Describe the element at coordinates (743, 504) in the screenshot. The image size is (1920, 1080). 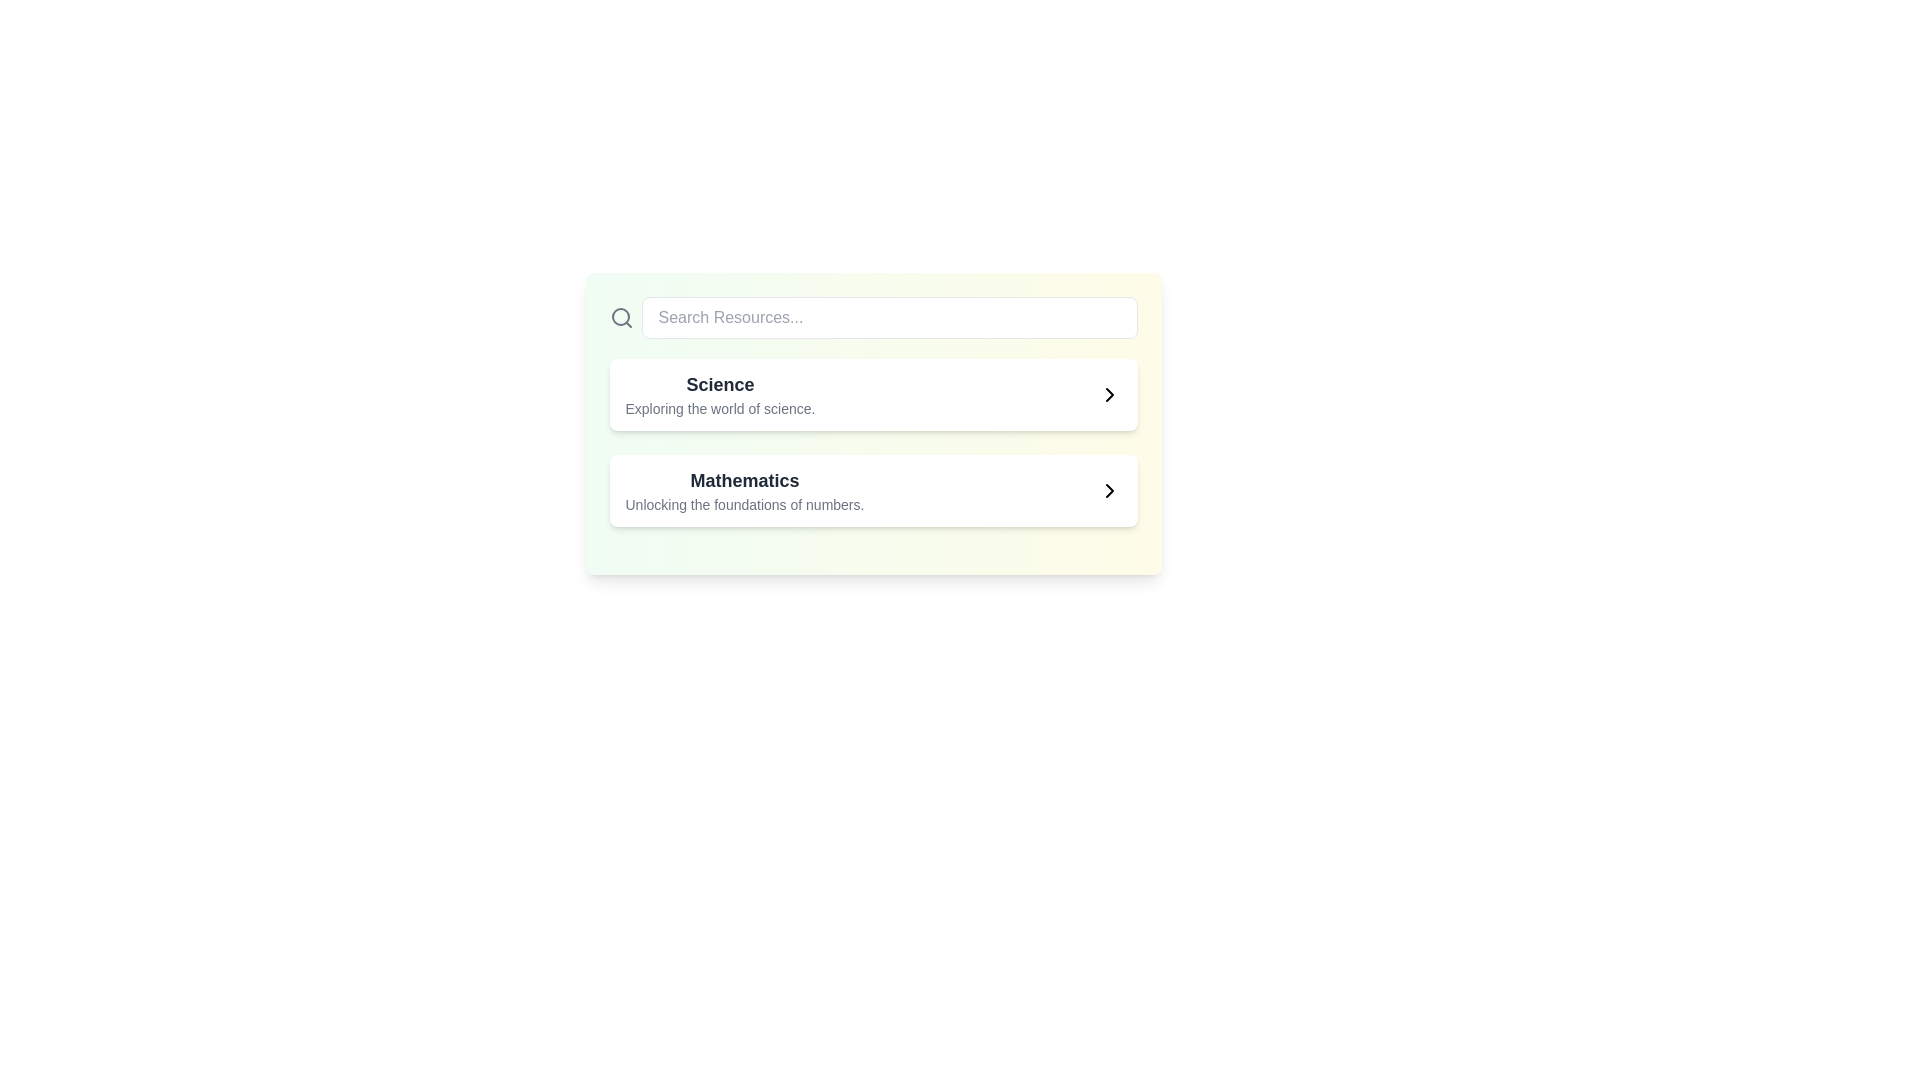
I see `the static text element that serves as a subtitle or brief description for 'Mathematics', located directly beneath the larger title text` at that location.